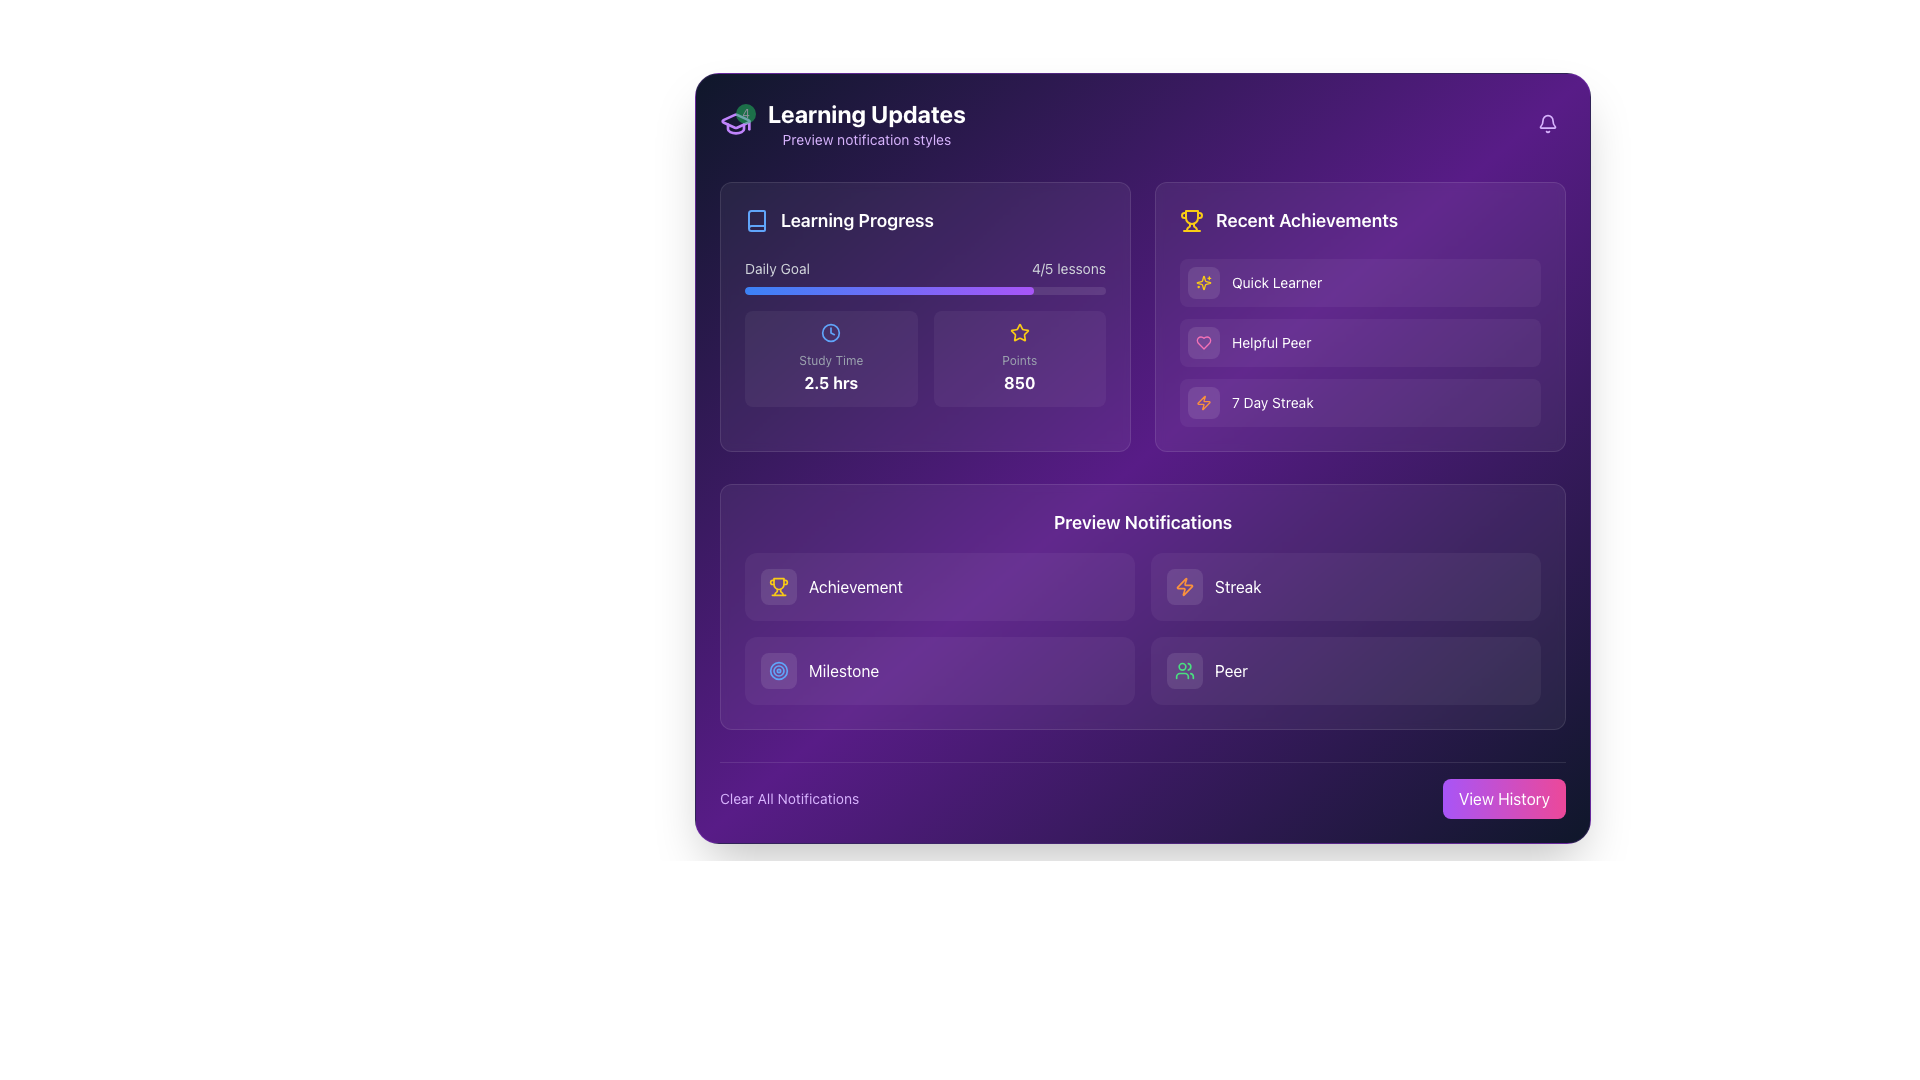 The image size is (1920, 1080). I want to click on the 'Clear All Notifications' button-like link located at the bottom left of the card, so click(788, 797).